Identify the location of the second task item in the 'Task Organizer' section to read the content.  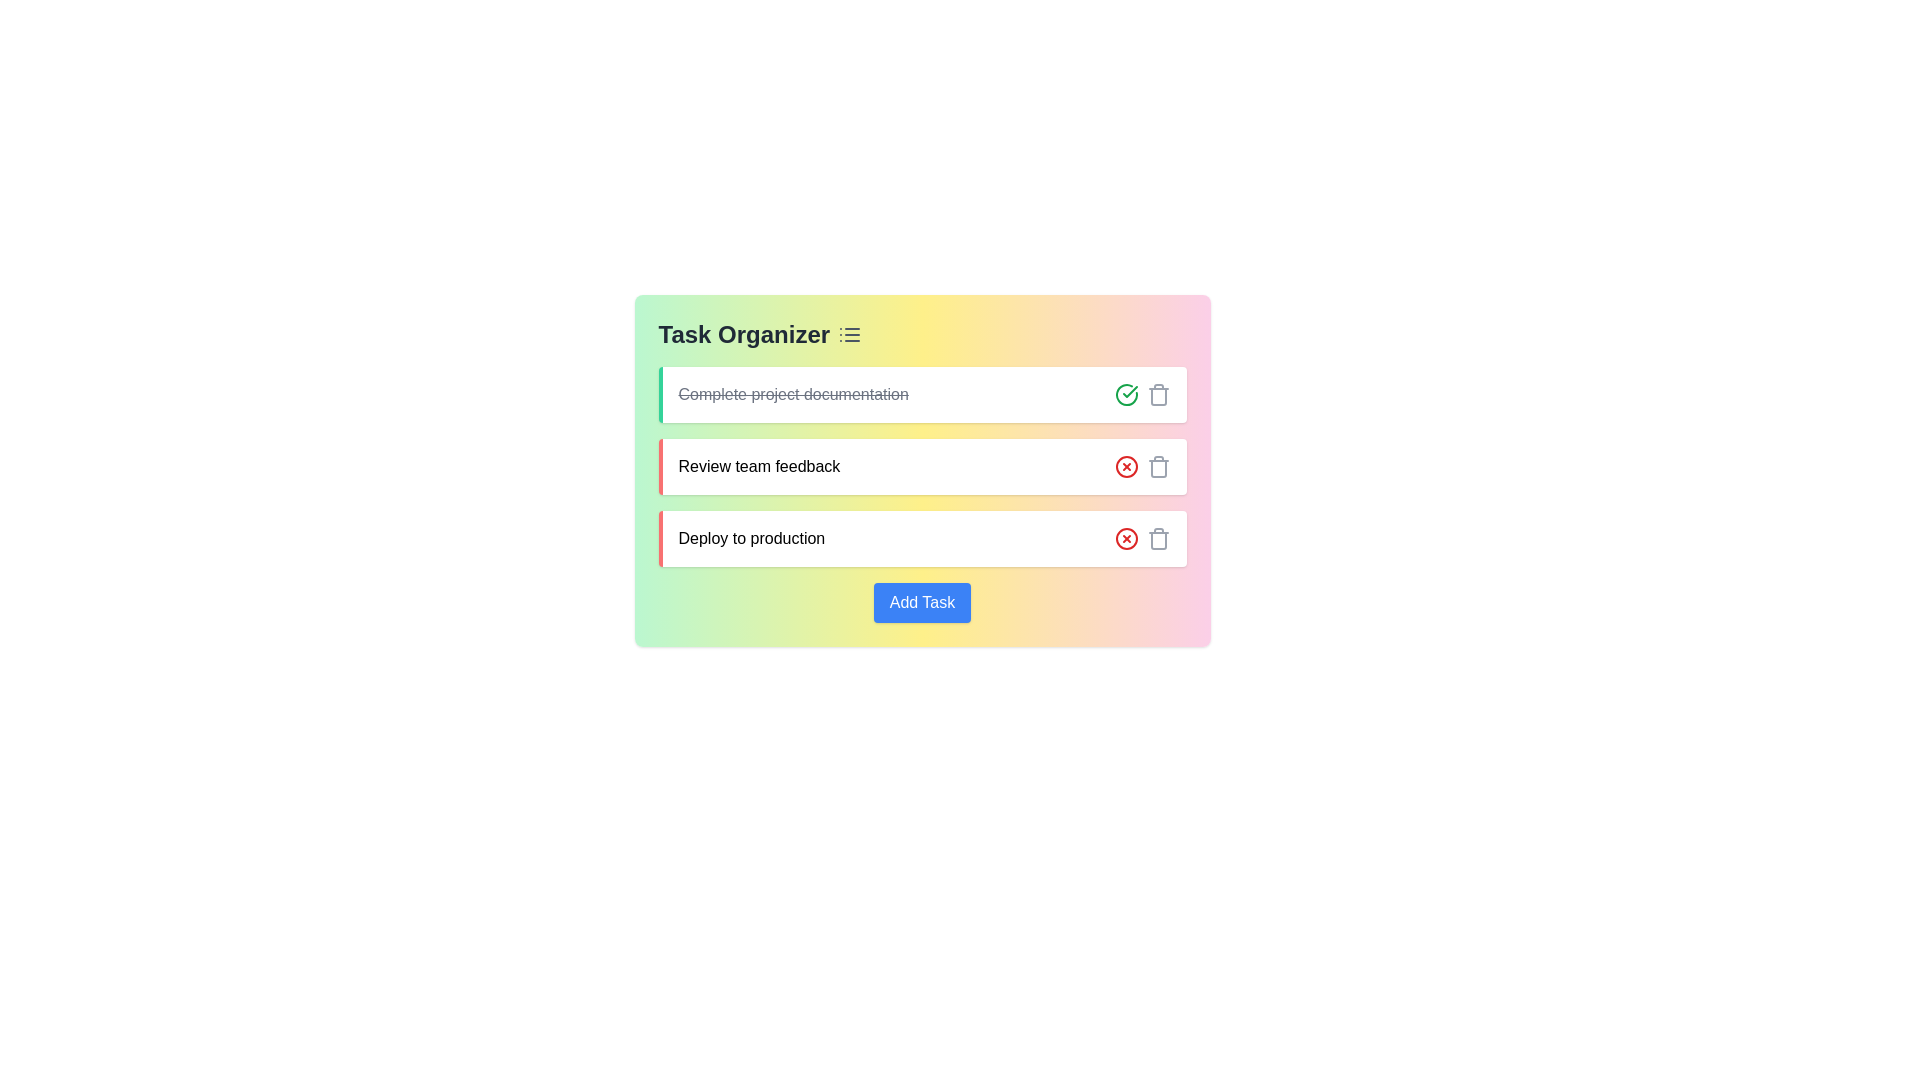
(921, 466).